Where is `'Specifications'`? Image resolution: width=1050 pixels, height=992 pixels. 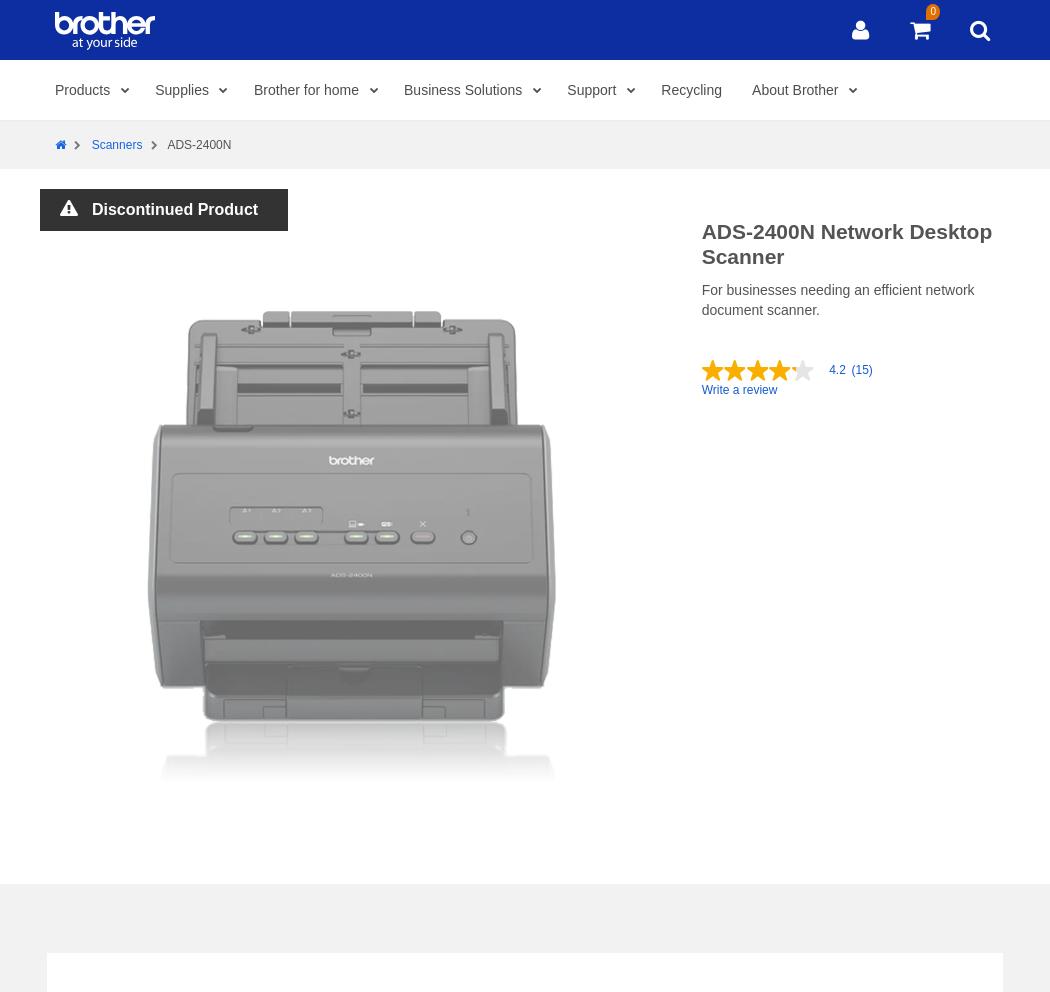
'Specifications' is located at coordinates (144, 31).